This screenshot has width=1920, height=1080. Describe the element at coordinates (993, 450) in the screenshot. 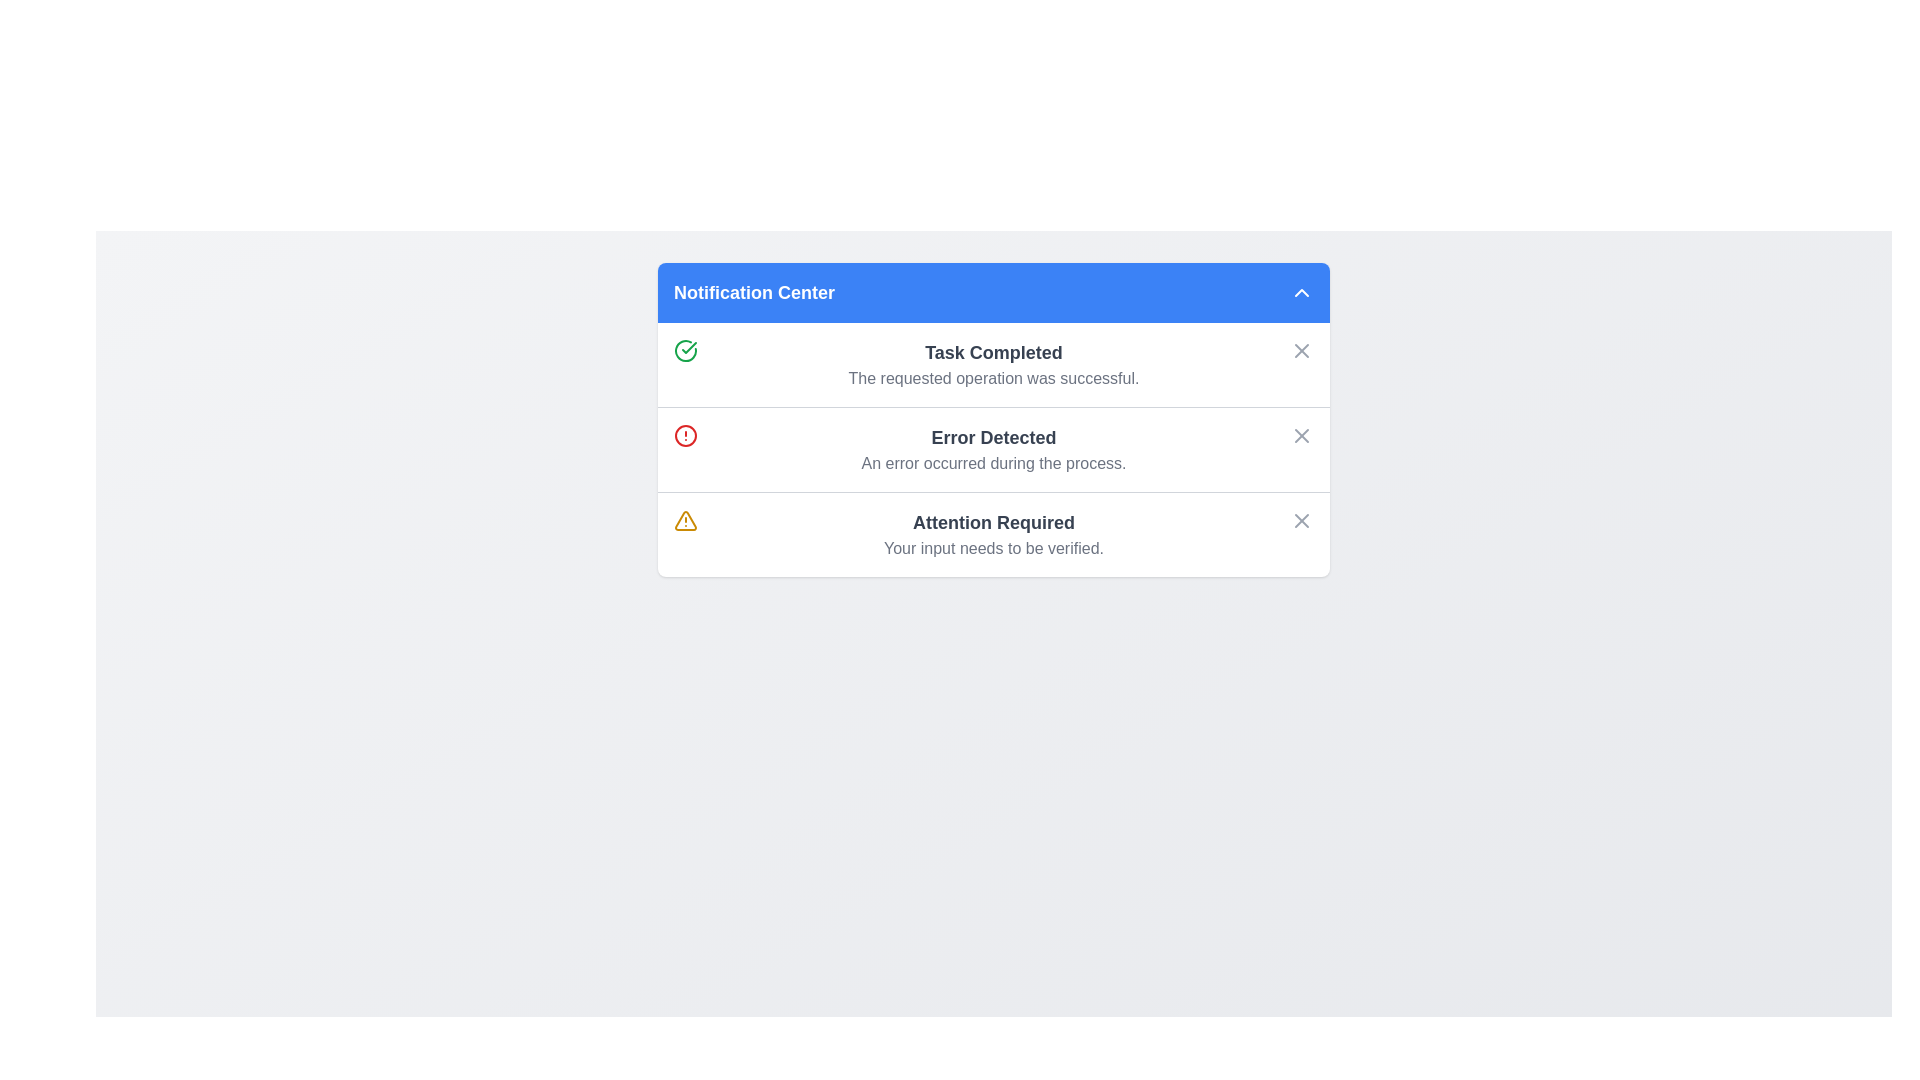

I see `the second notification item in the notification panel` at that location.